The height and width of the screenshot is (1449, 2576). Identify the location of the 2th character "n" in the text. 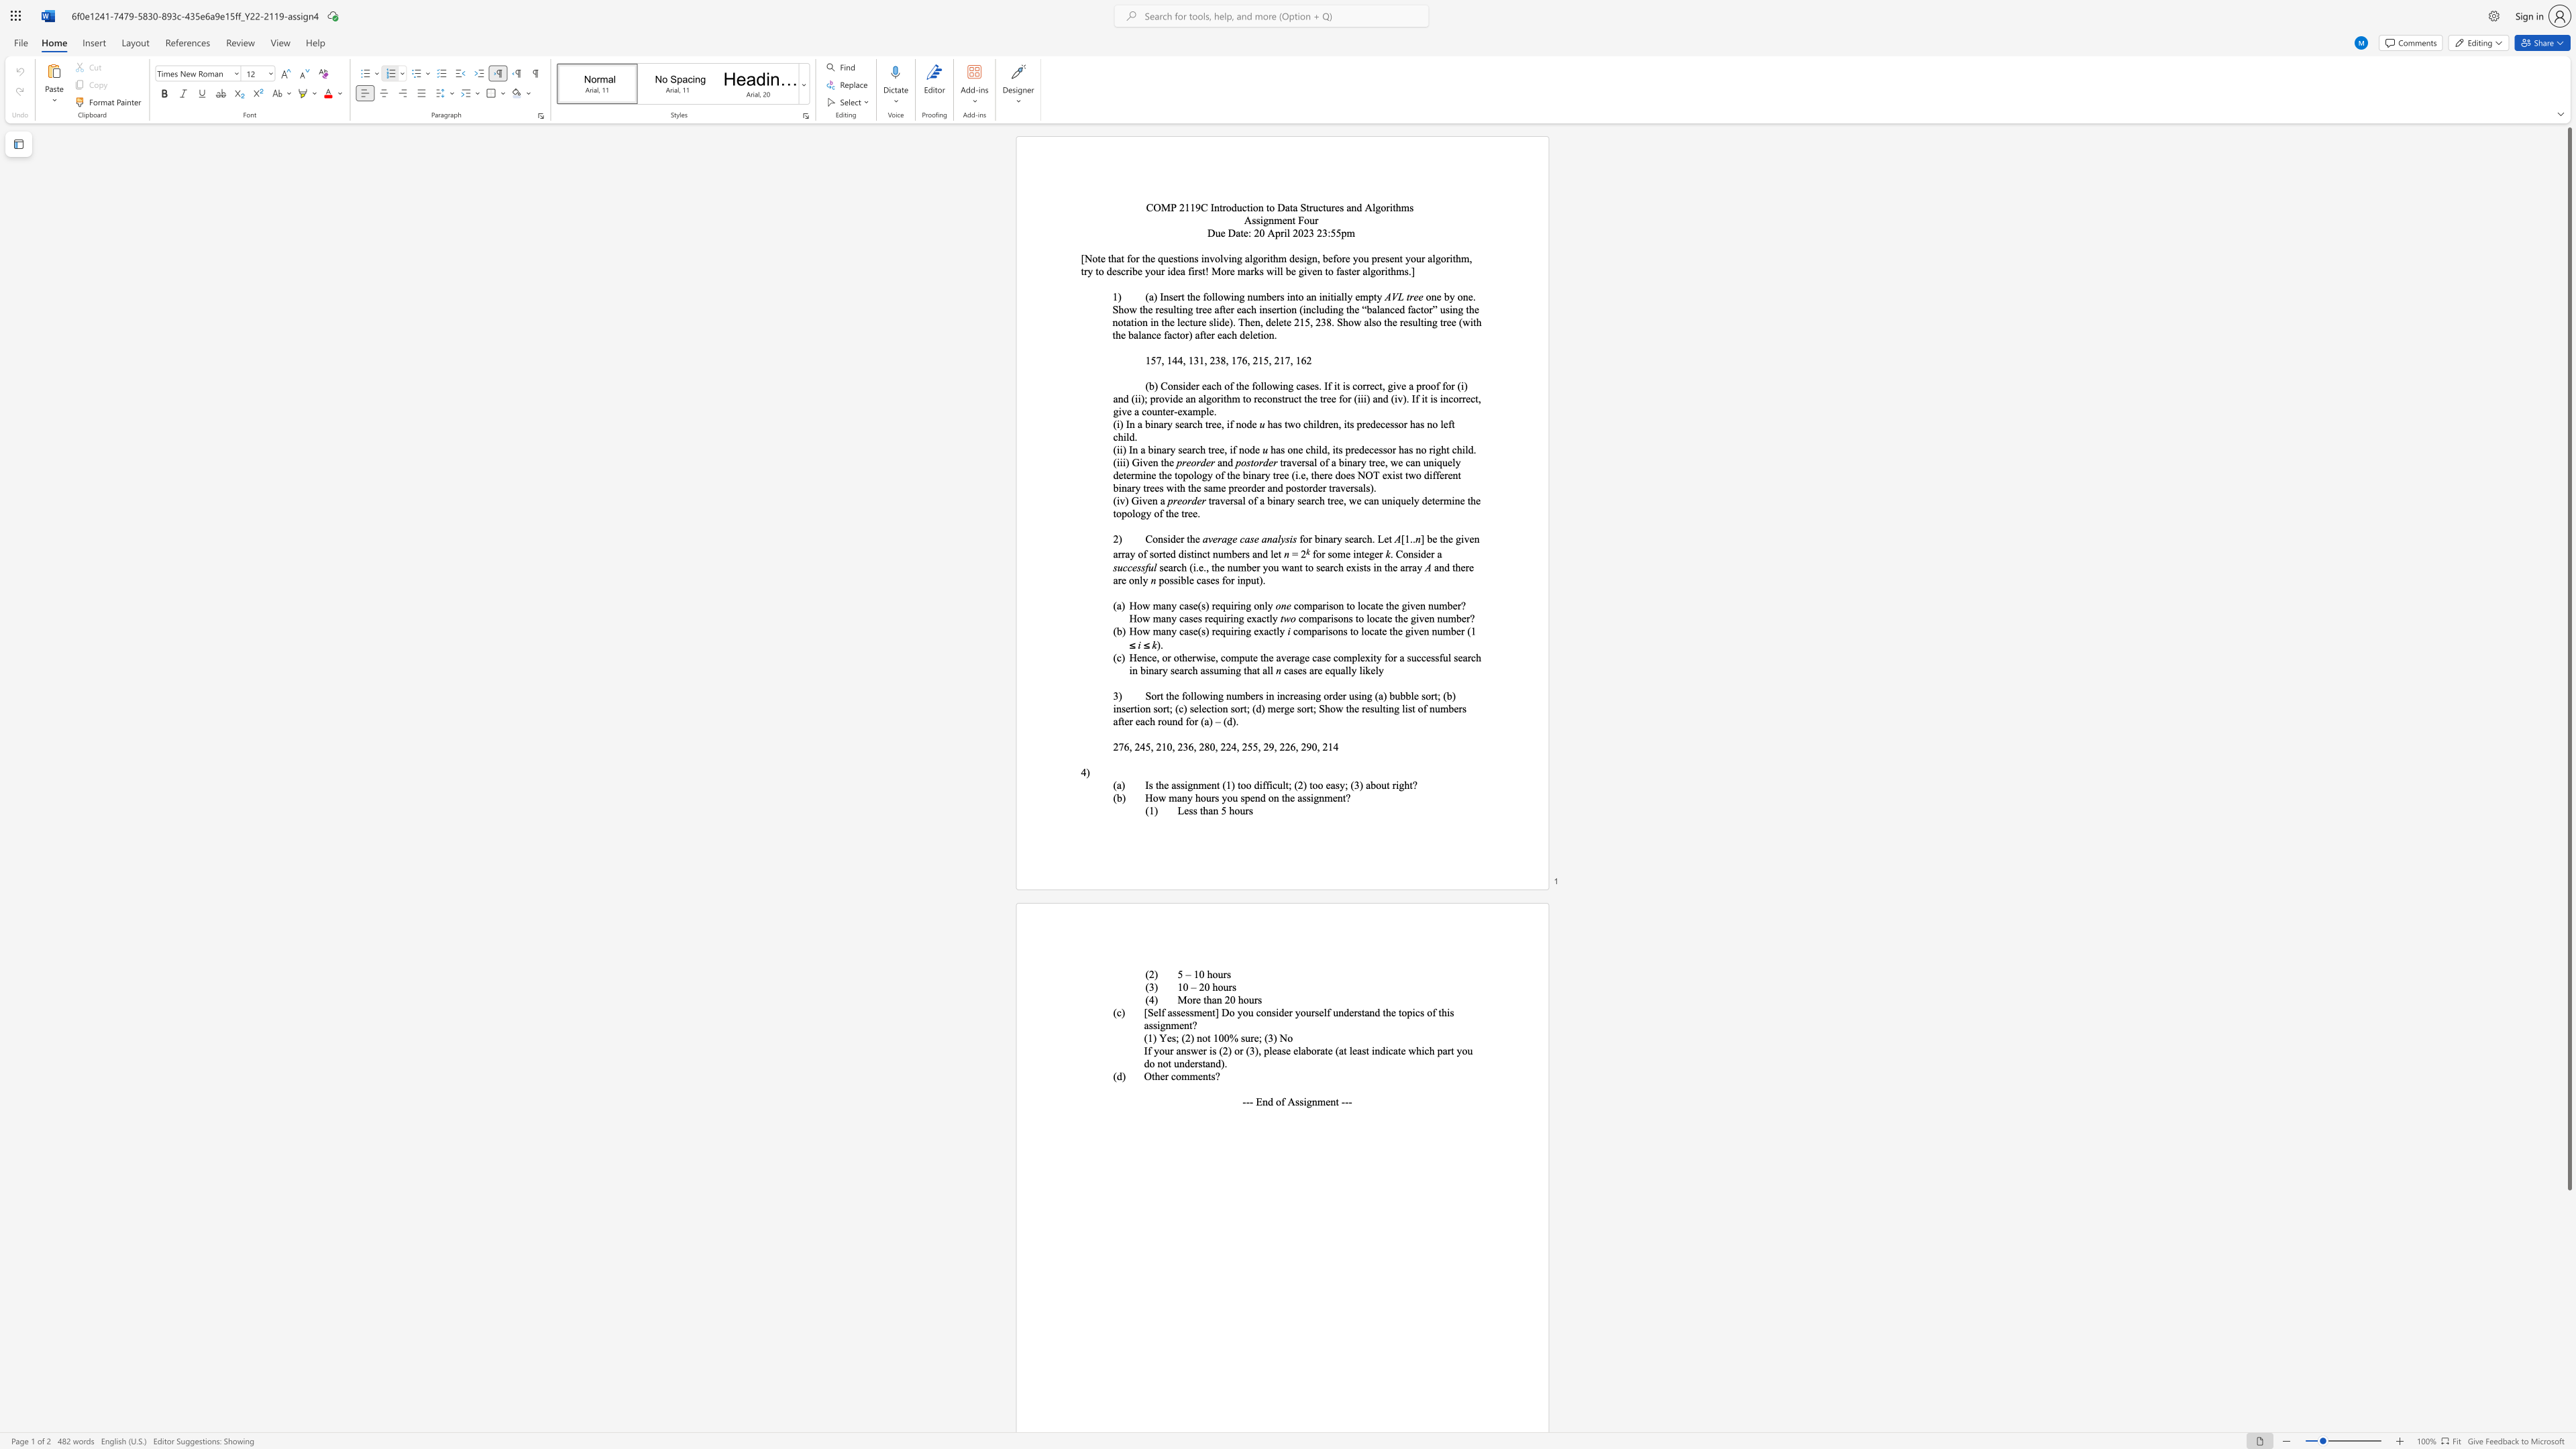
(1376, 1050).